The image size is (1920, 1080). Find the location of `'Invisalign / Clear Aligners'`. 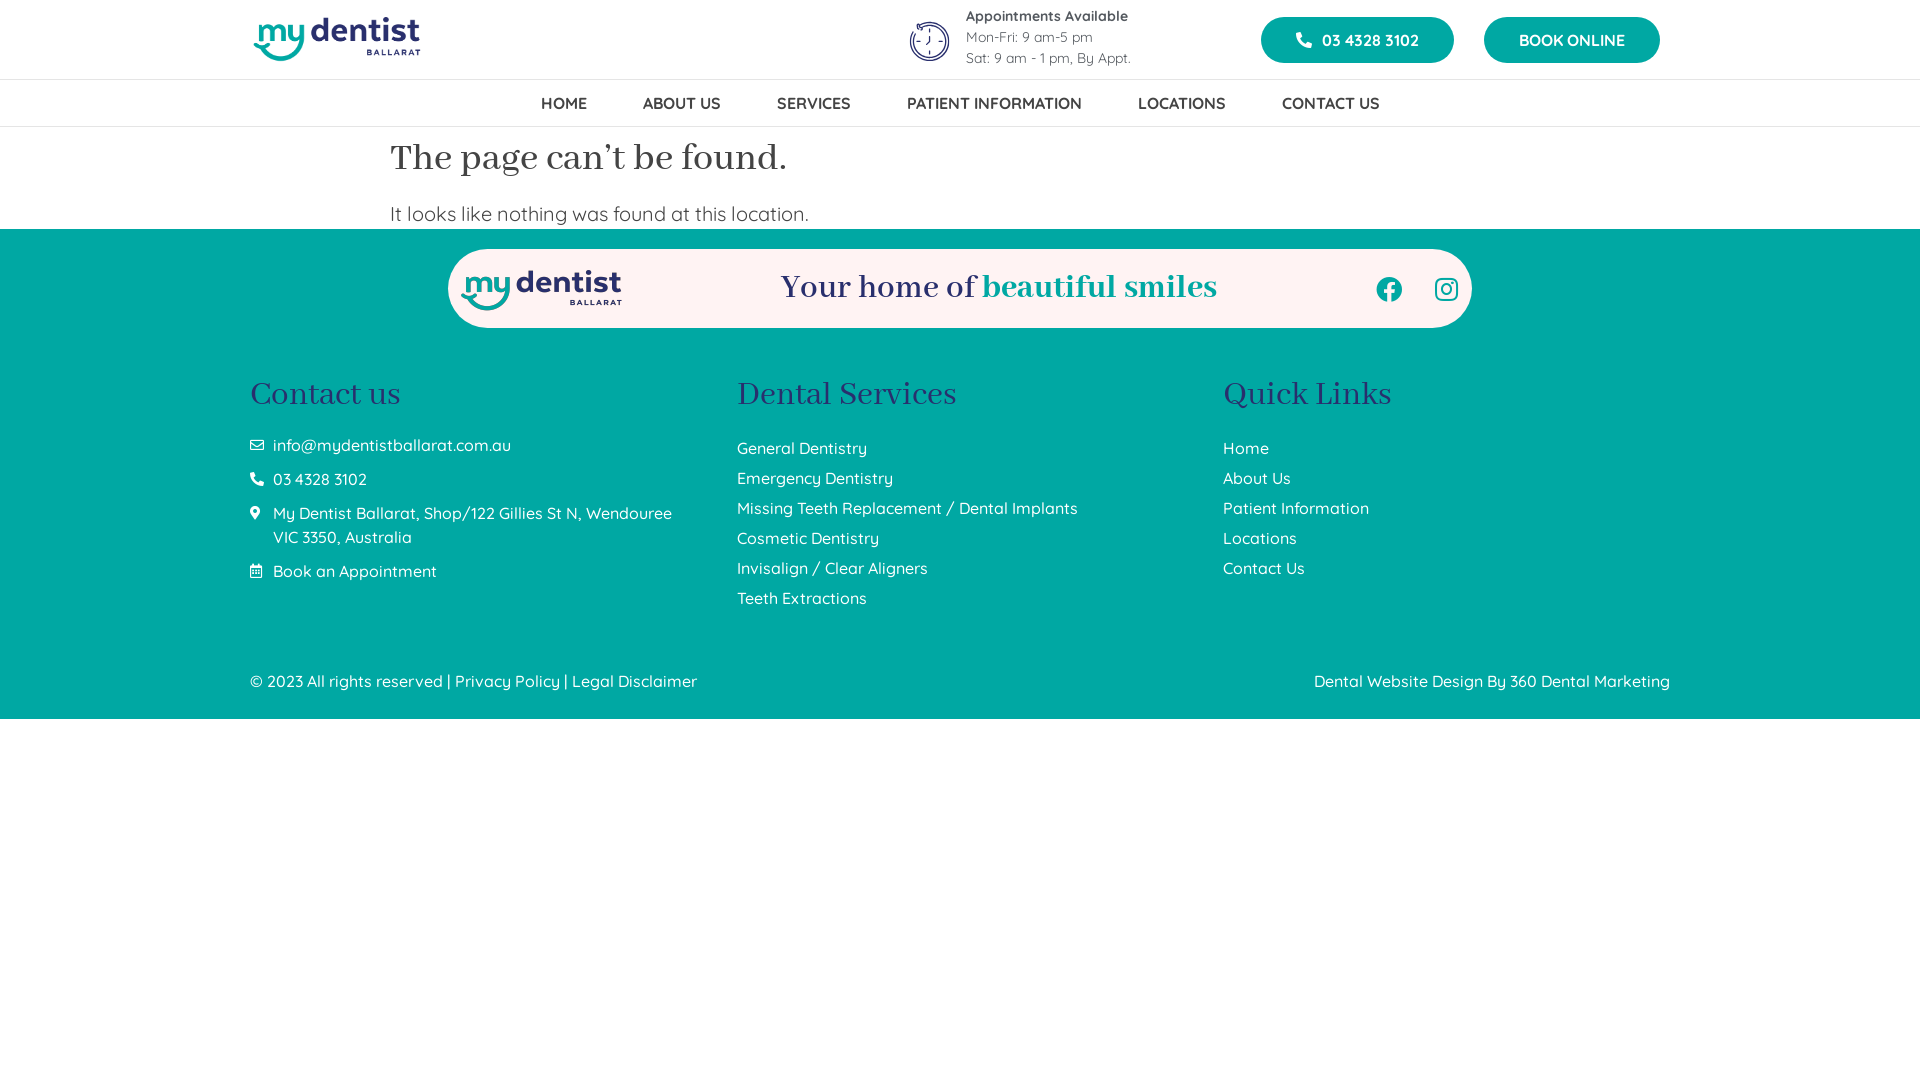

'Invisalign / Clear Aligners' is located at coordinates (960, 567).